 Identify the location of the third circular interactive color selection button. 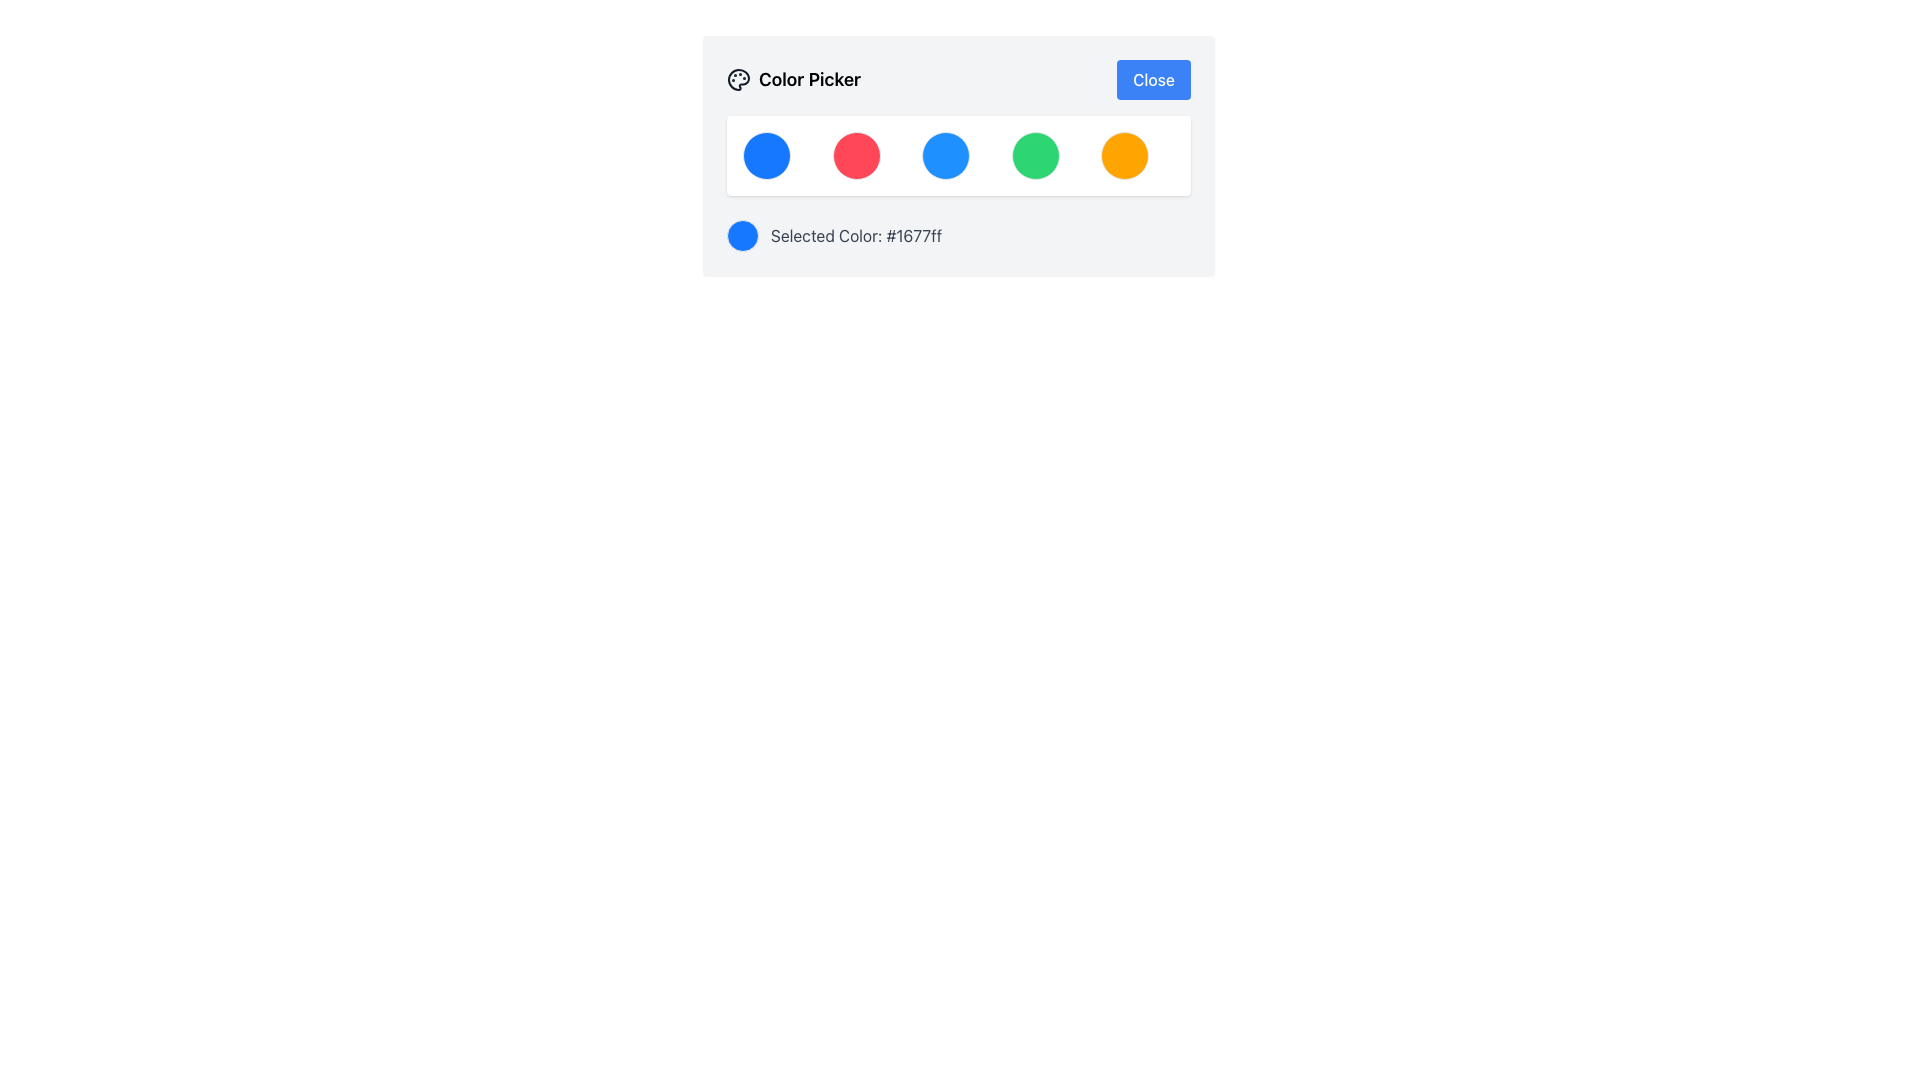
(958, 154).